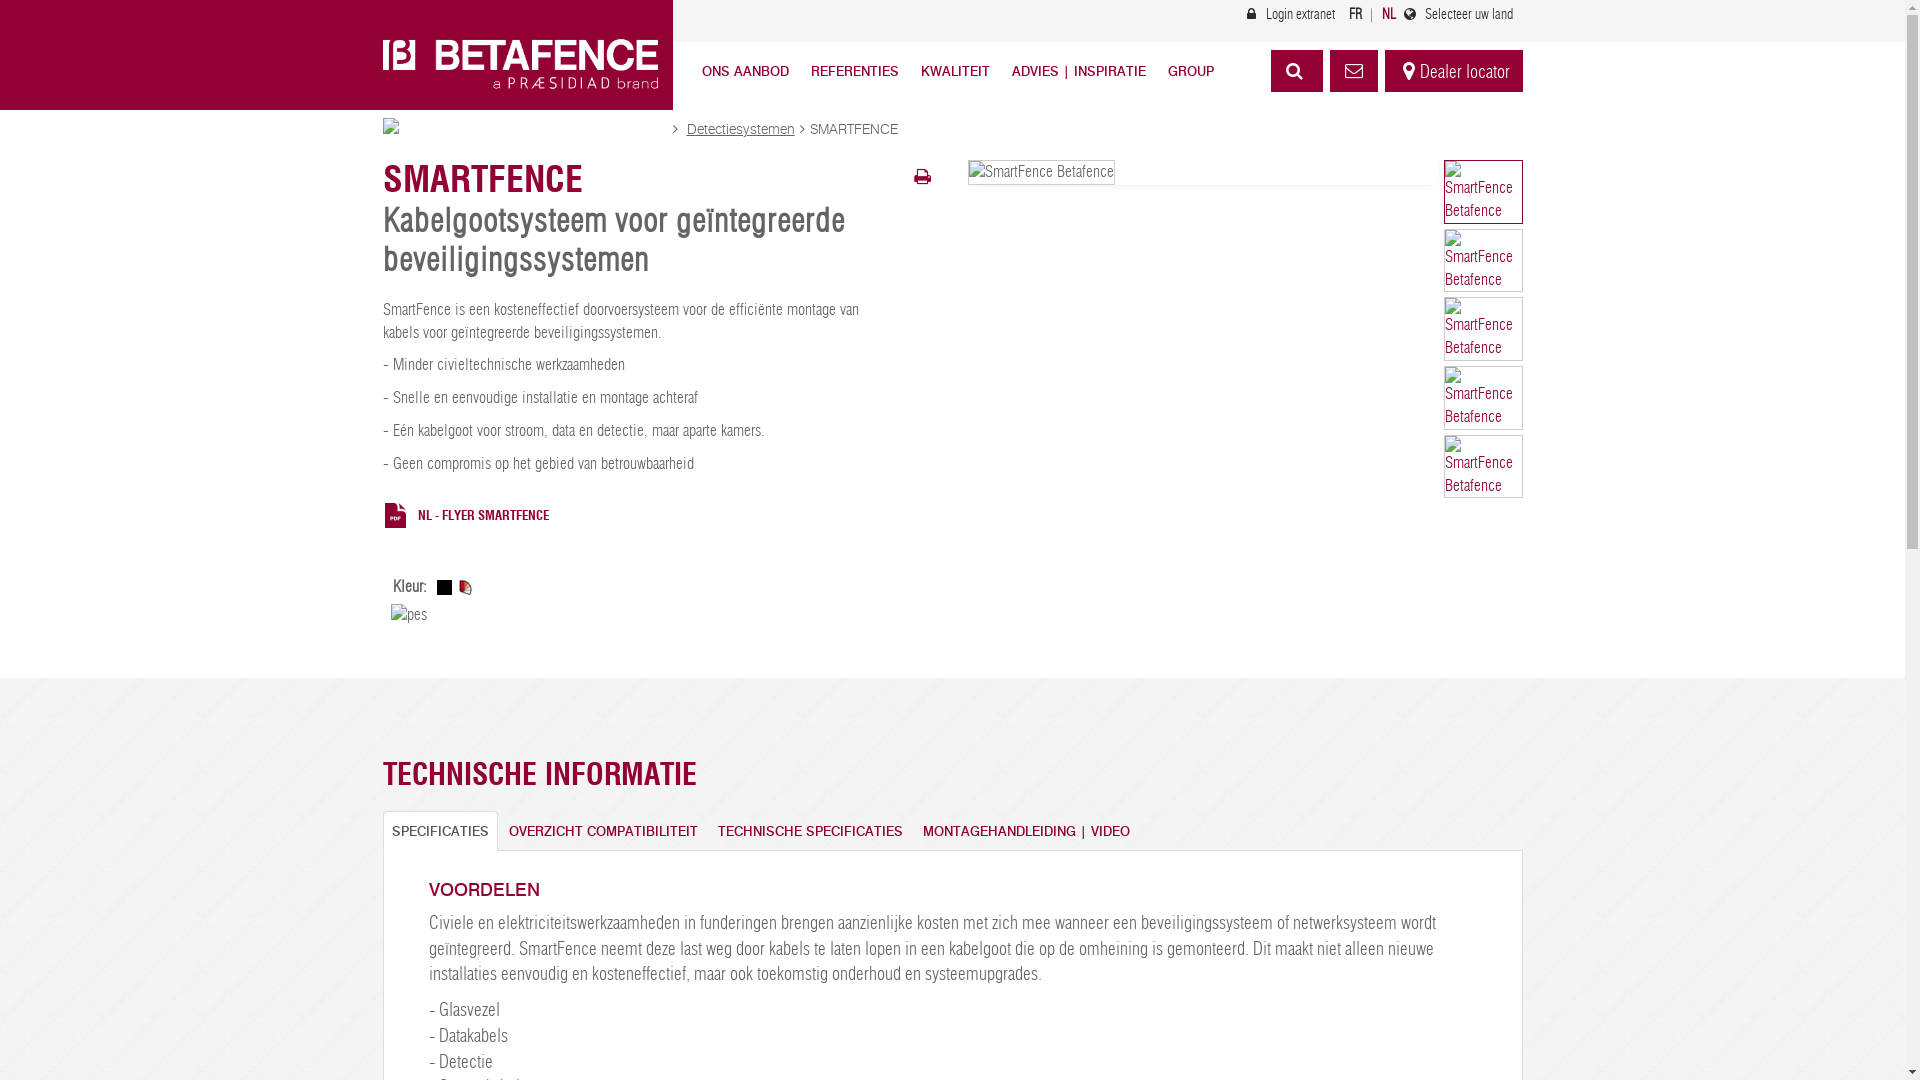 The height and width of the screenshot is (1080, 1920). What do you see at coordinates (686, 129) in the screenshot?
I see `'Detectiesystemen'` at bounding box center [686, 129].